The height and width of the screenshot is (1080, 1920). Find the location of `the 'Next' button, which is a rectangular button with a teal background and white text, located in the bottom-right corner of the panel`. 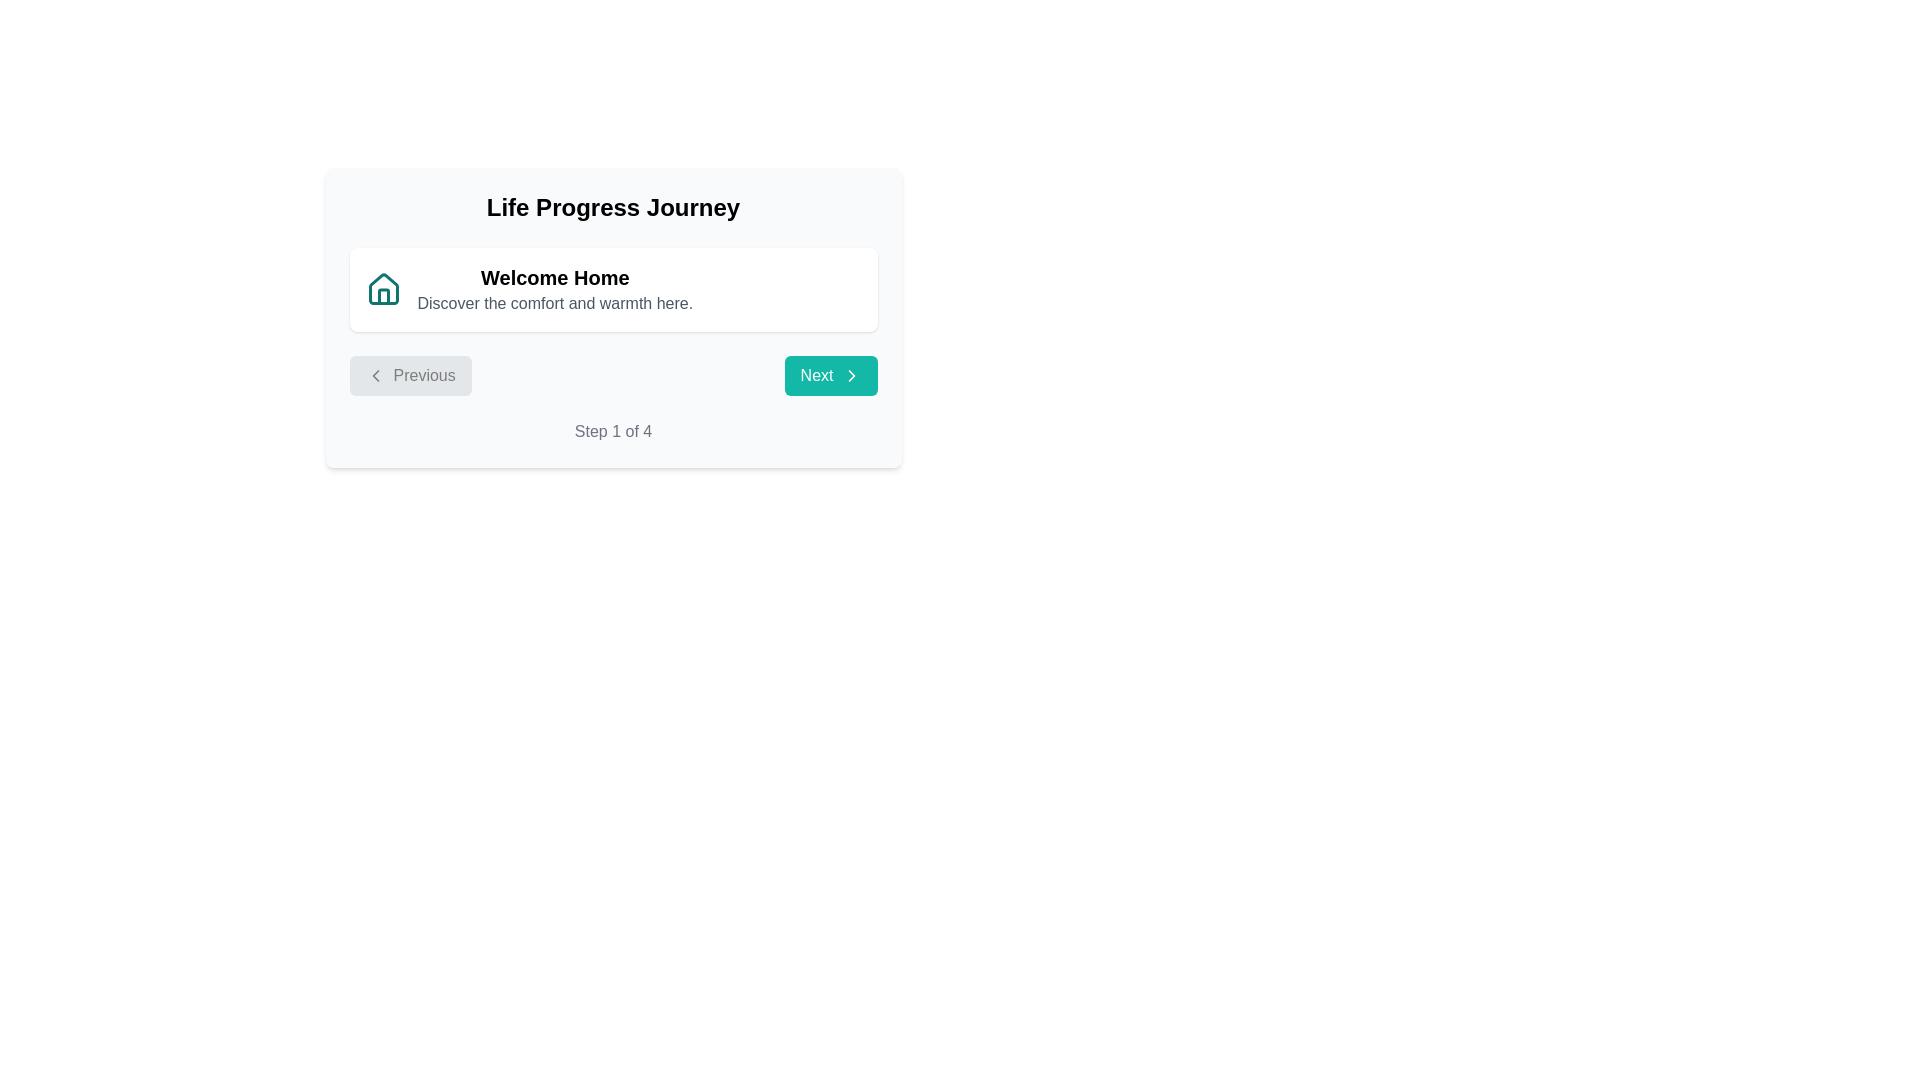

the 'Next' button, which is a rectangular button with a teal background and white text, located in the bottom-right corner of the panel is located at coordinates (830, 375).